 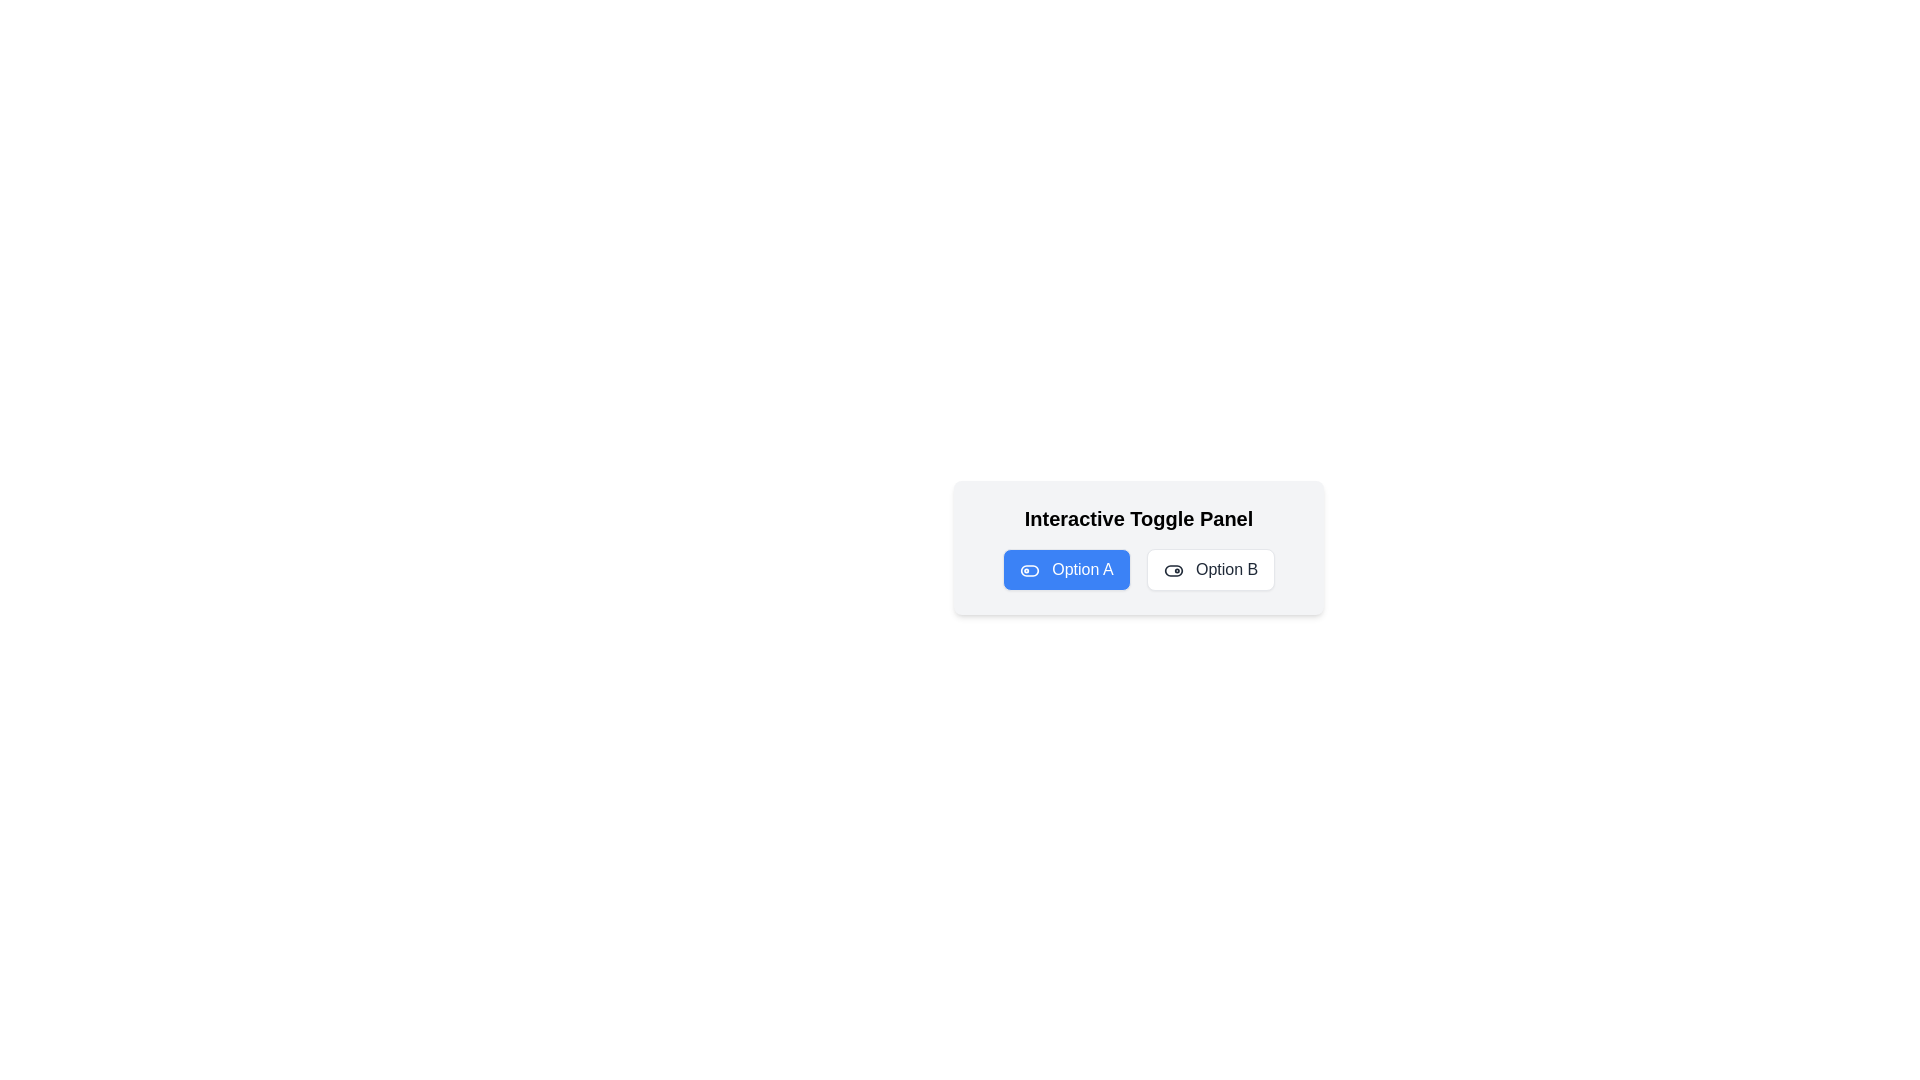 I want to click on the Rounded Rectangle element that visually represents the toggle's background, located within the panel containing toggle options 'Option A' and 'Option B', specifically positioned to the left of Option A, so click(x=1029, y=570).